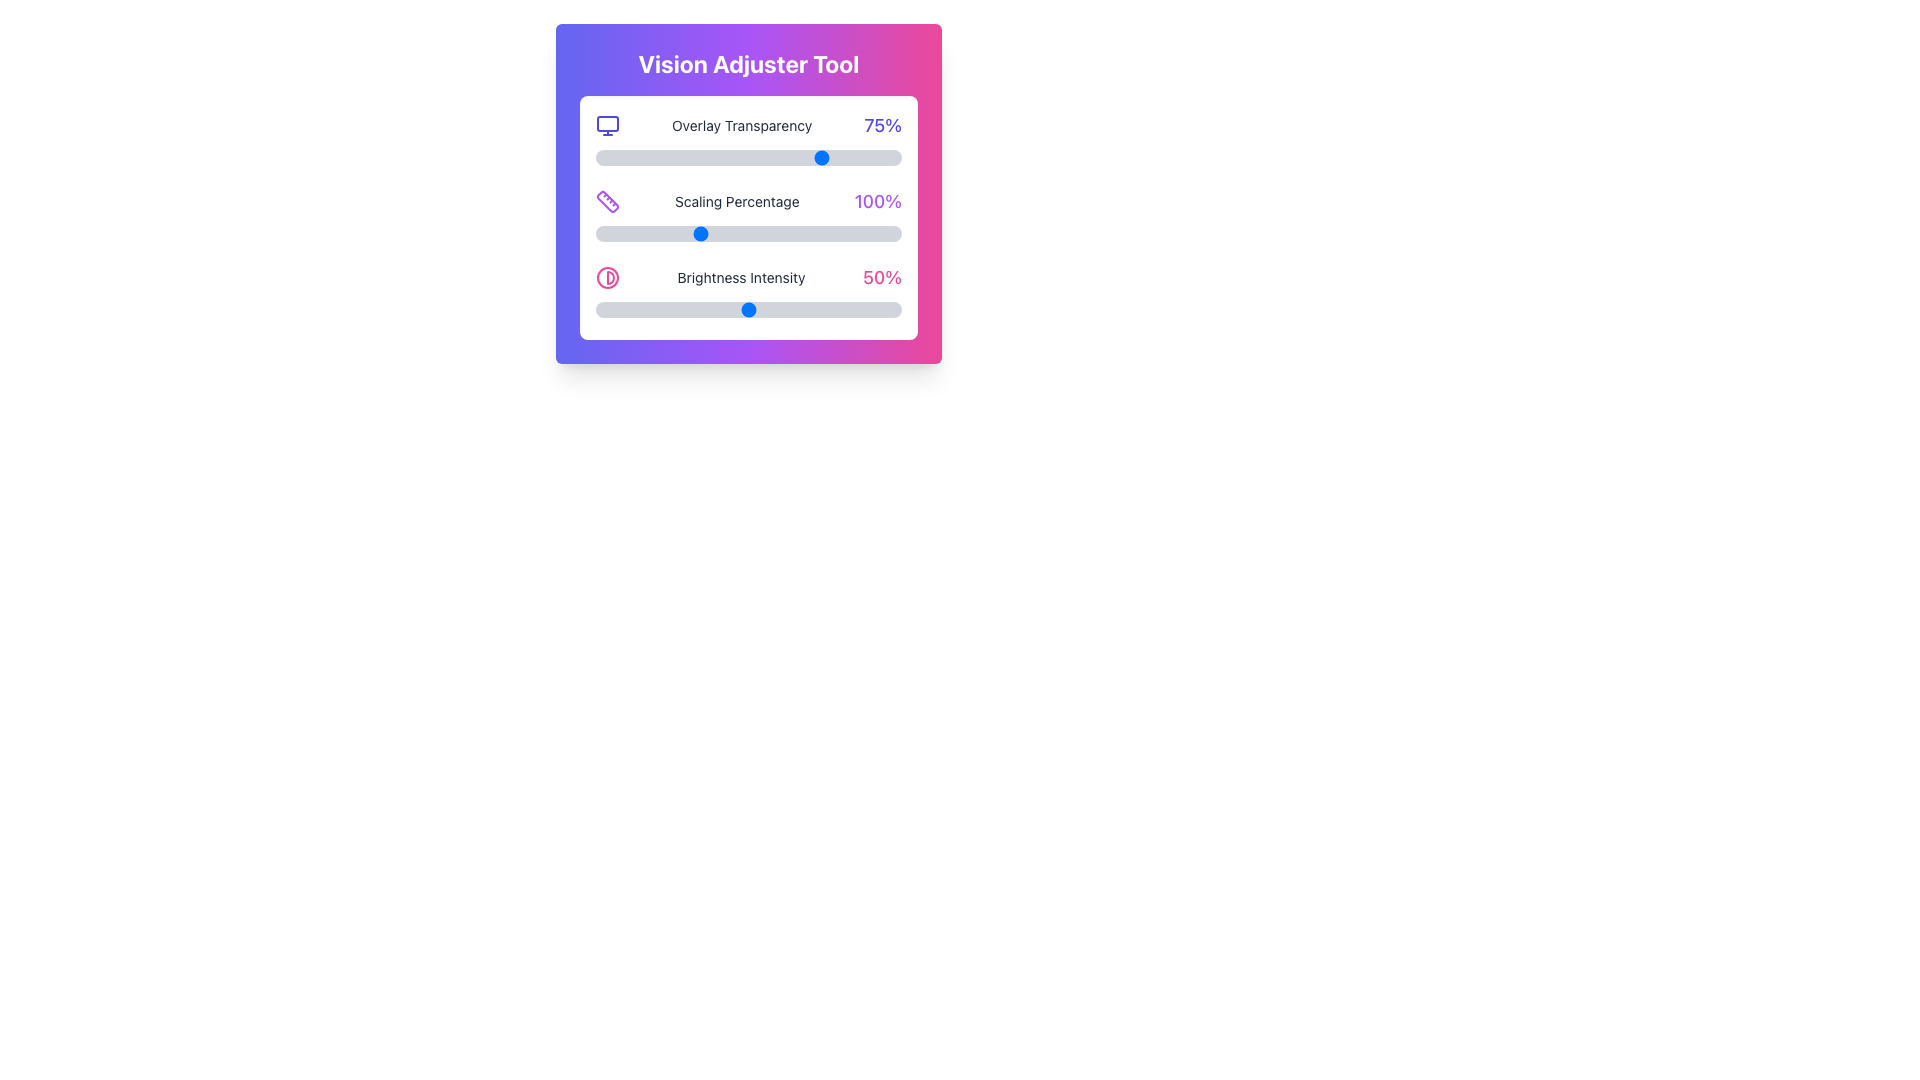 The height and width of the screenshot is (1080, 1920). I want to click on the small rectangle inside the monitor display icon, which has rounded corners and is positioned at the top-center part of the icon, so click(607, 123).